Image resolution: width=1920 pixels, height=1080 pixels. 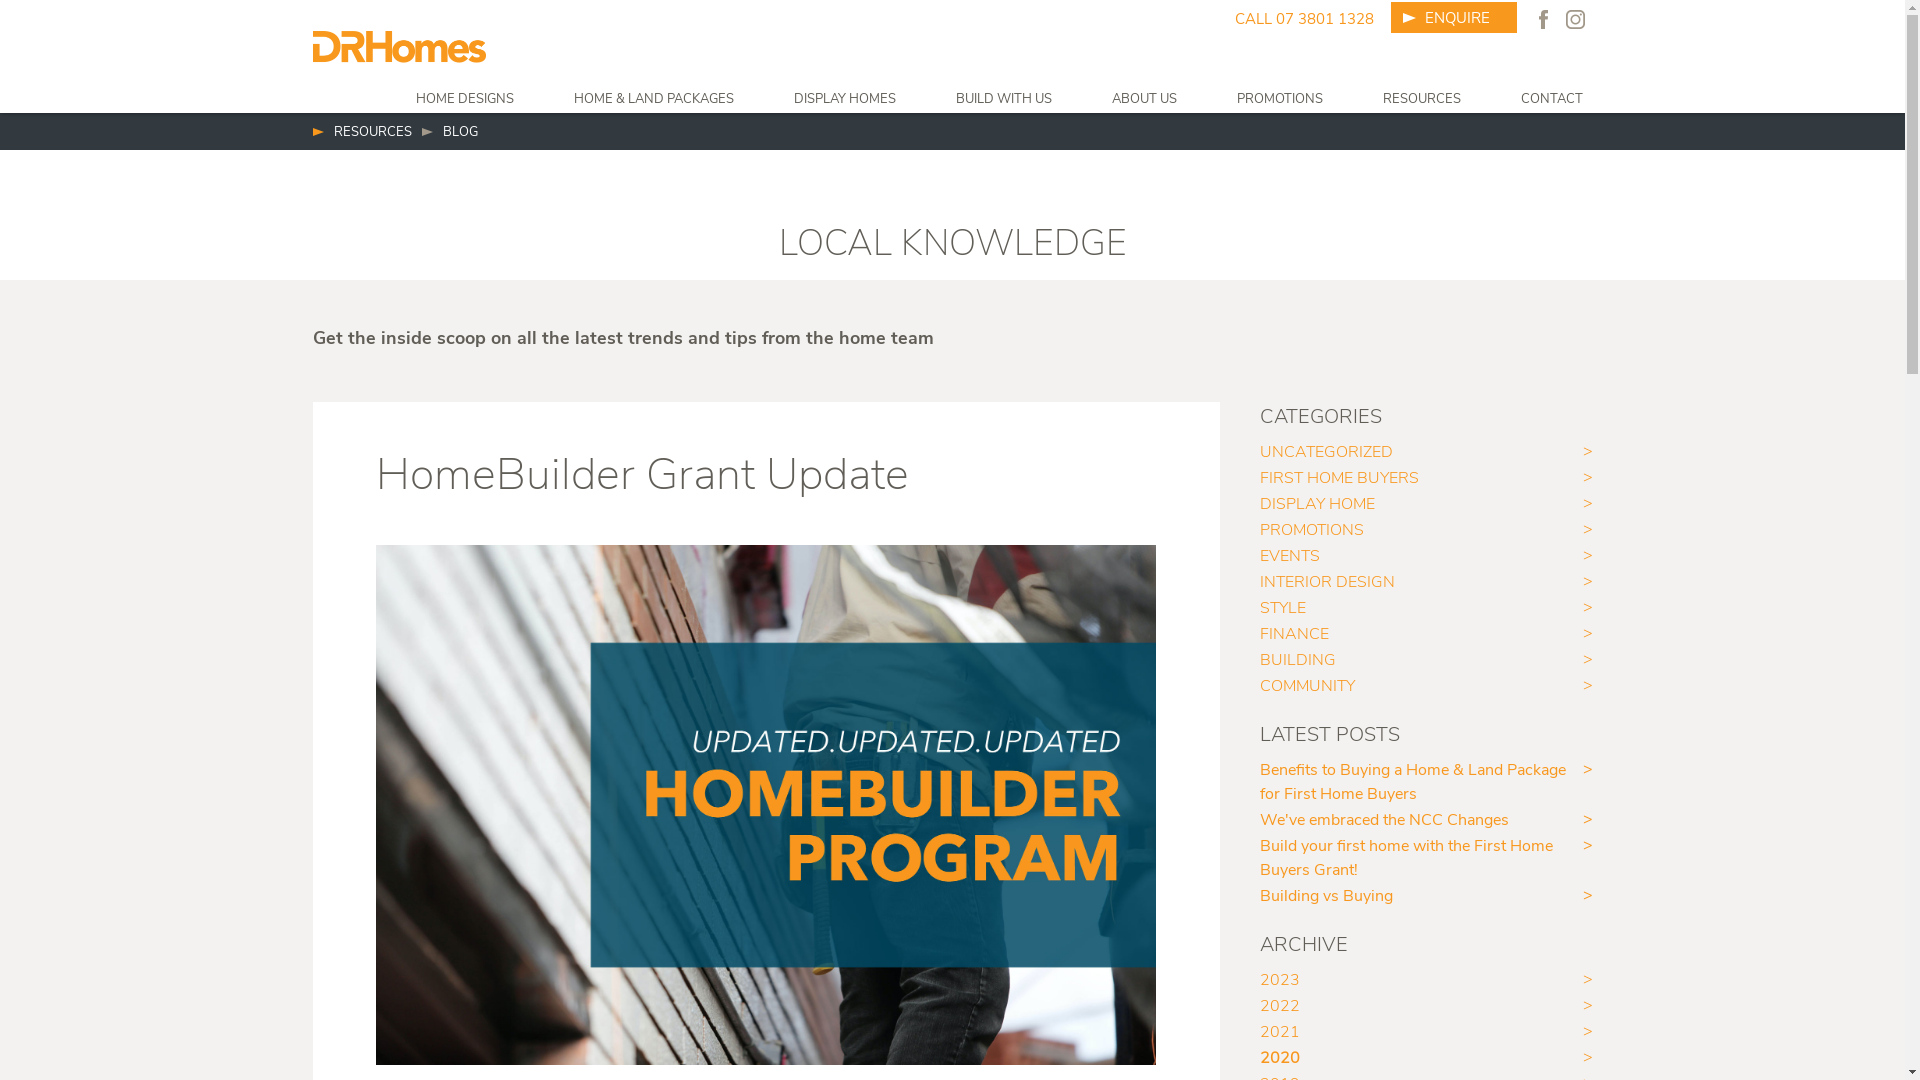 What do you see at coordinates (563, 100) in the screenshot?
I see `'HOME & LAND PACKAGES'` at bounding box center [563, 100].